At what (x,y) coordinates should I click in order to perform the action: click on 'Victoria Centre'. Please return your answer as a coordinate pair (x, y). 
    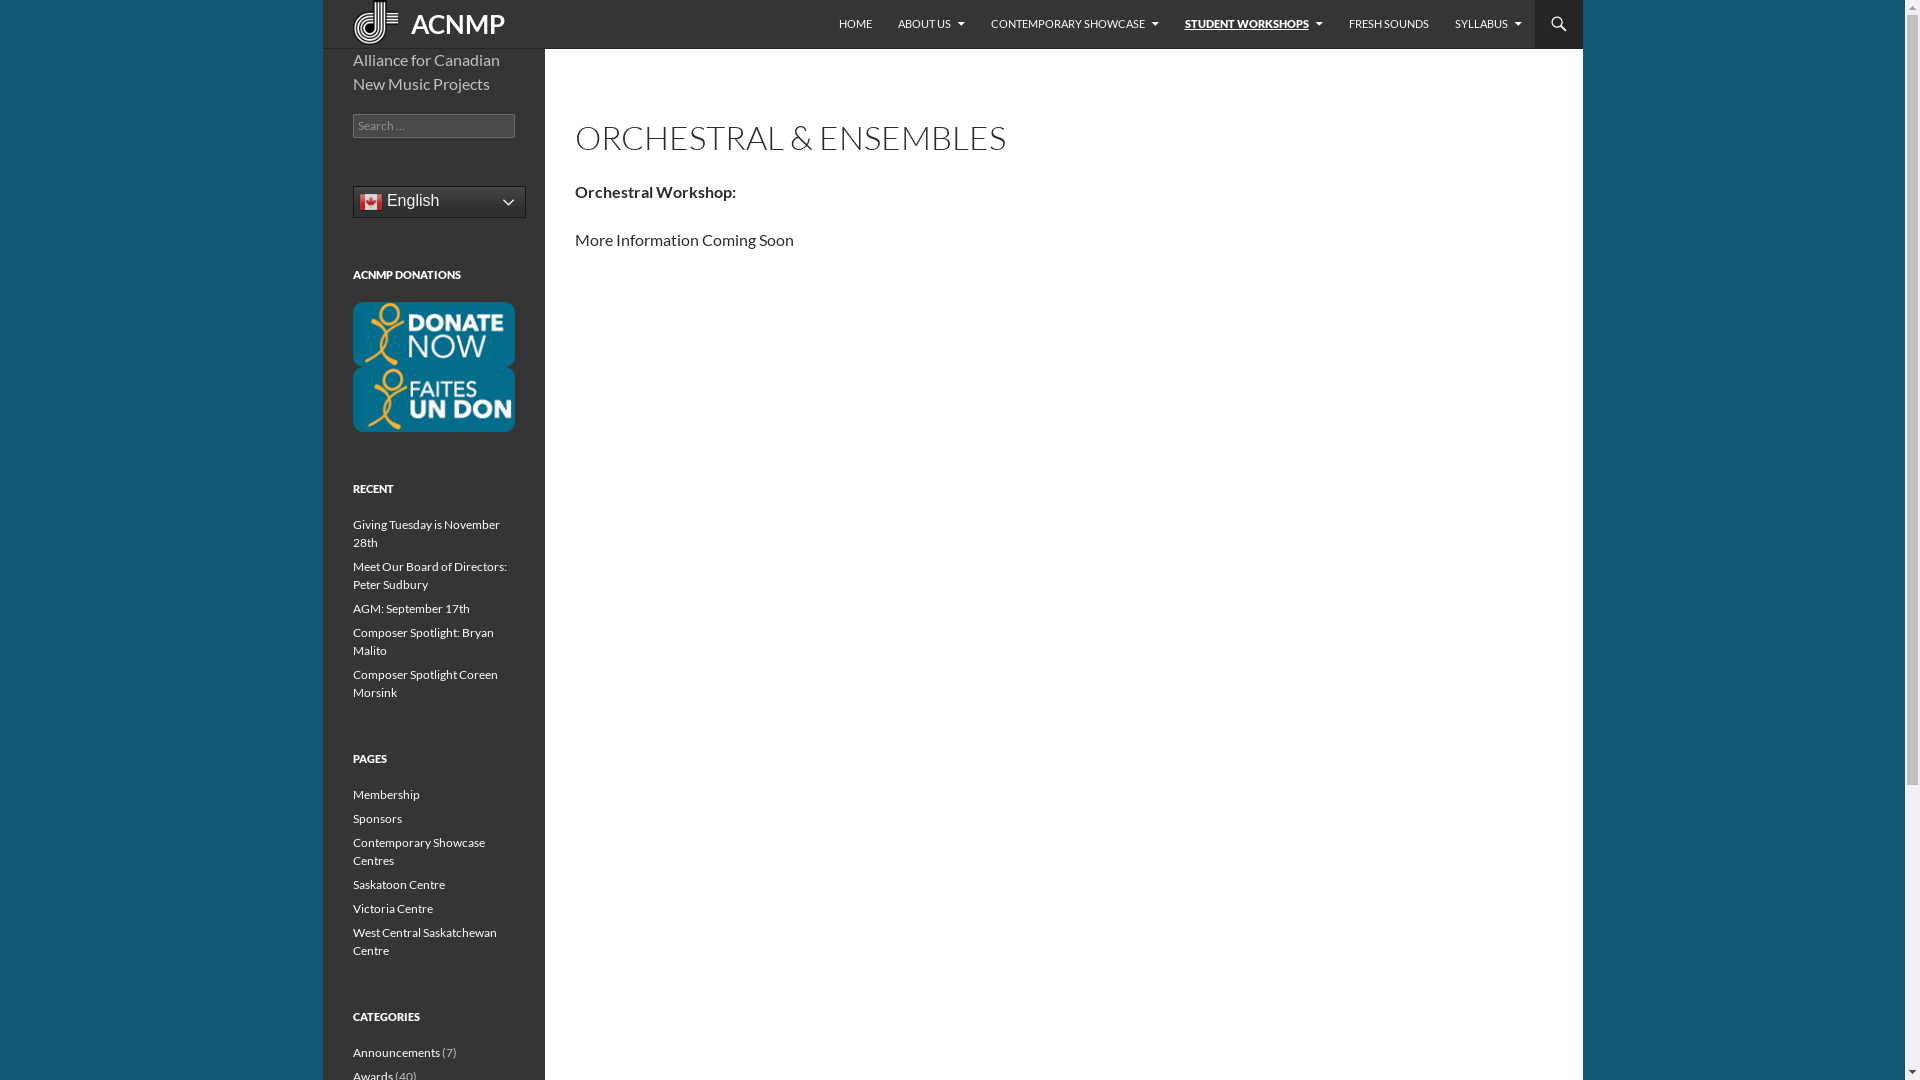
    Looking at the image, I should click on (392, 908).